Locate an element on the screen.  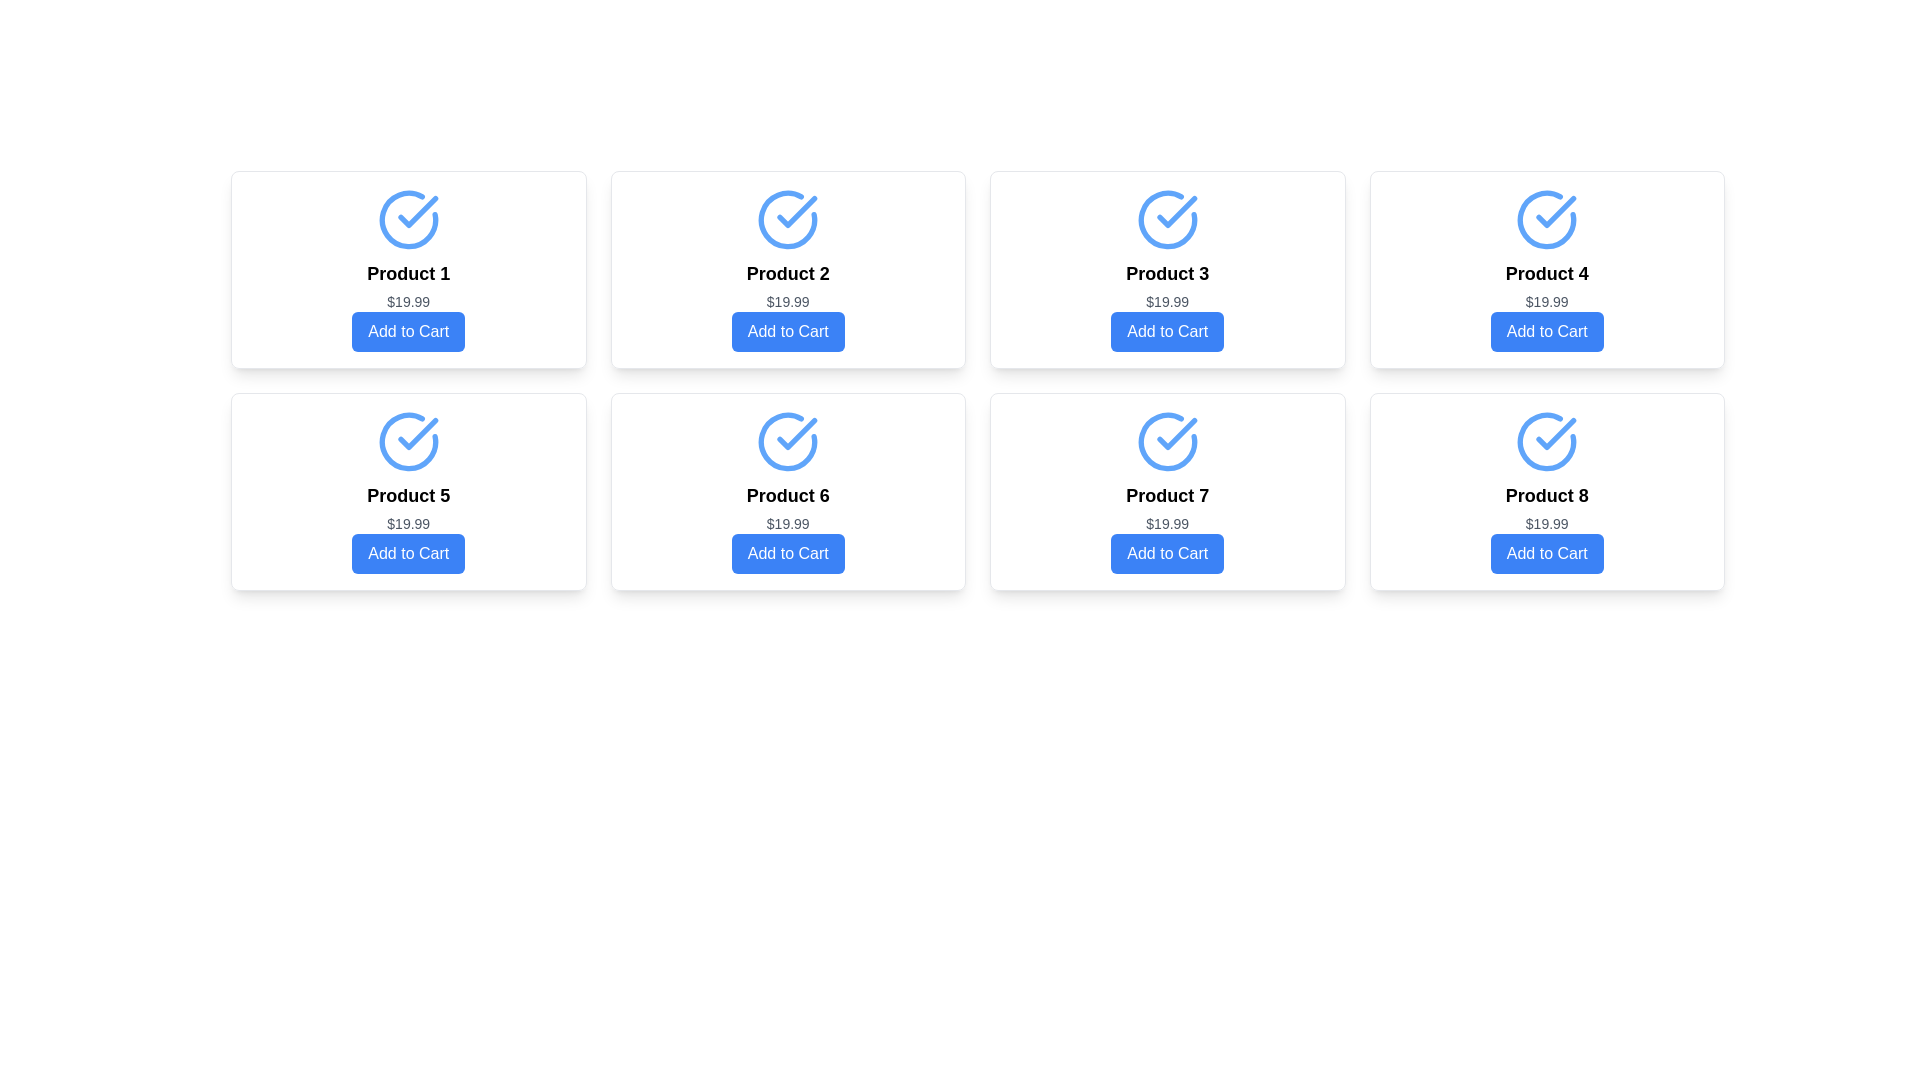
the blue circular checkmark icon located at the top of the 'Product 1' card for more information is located at coordinates (407, 219).